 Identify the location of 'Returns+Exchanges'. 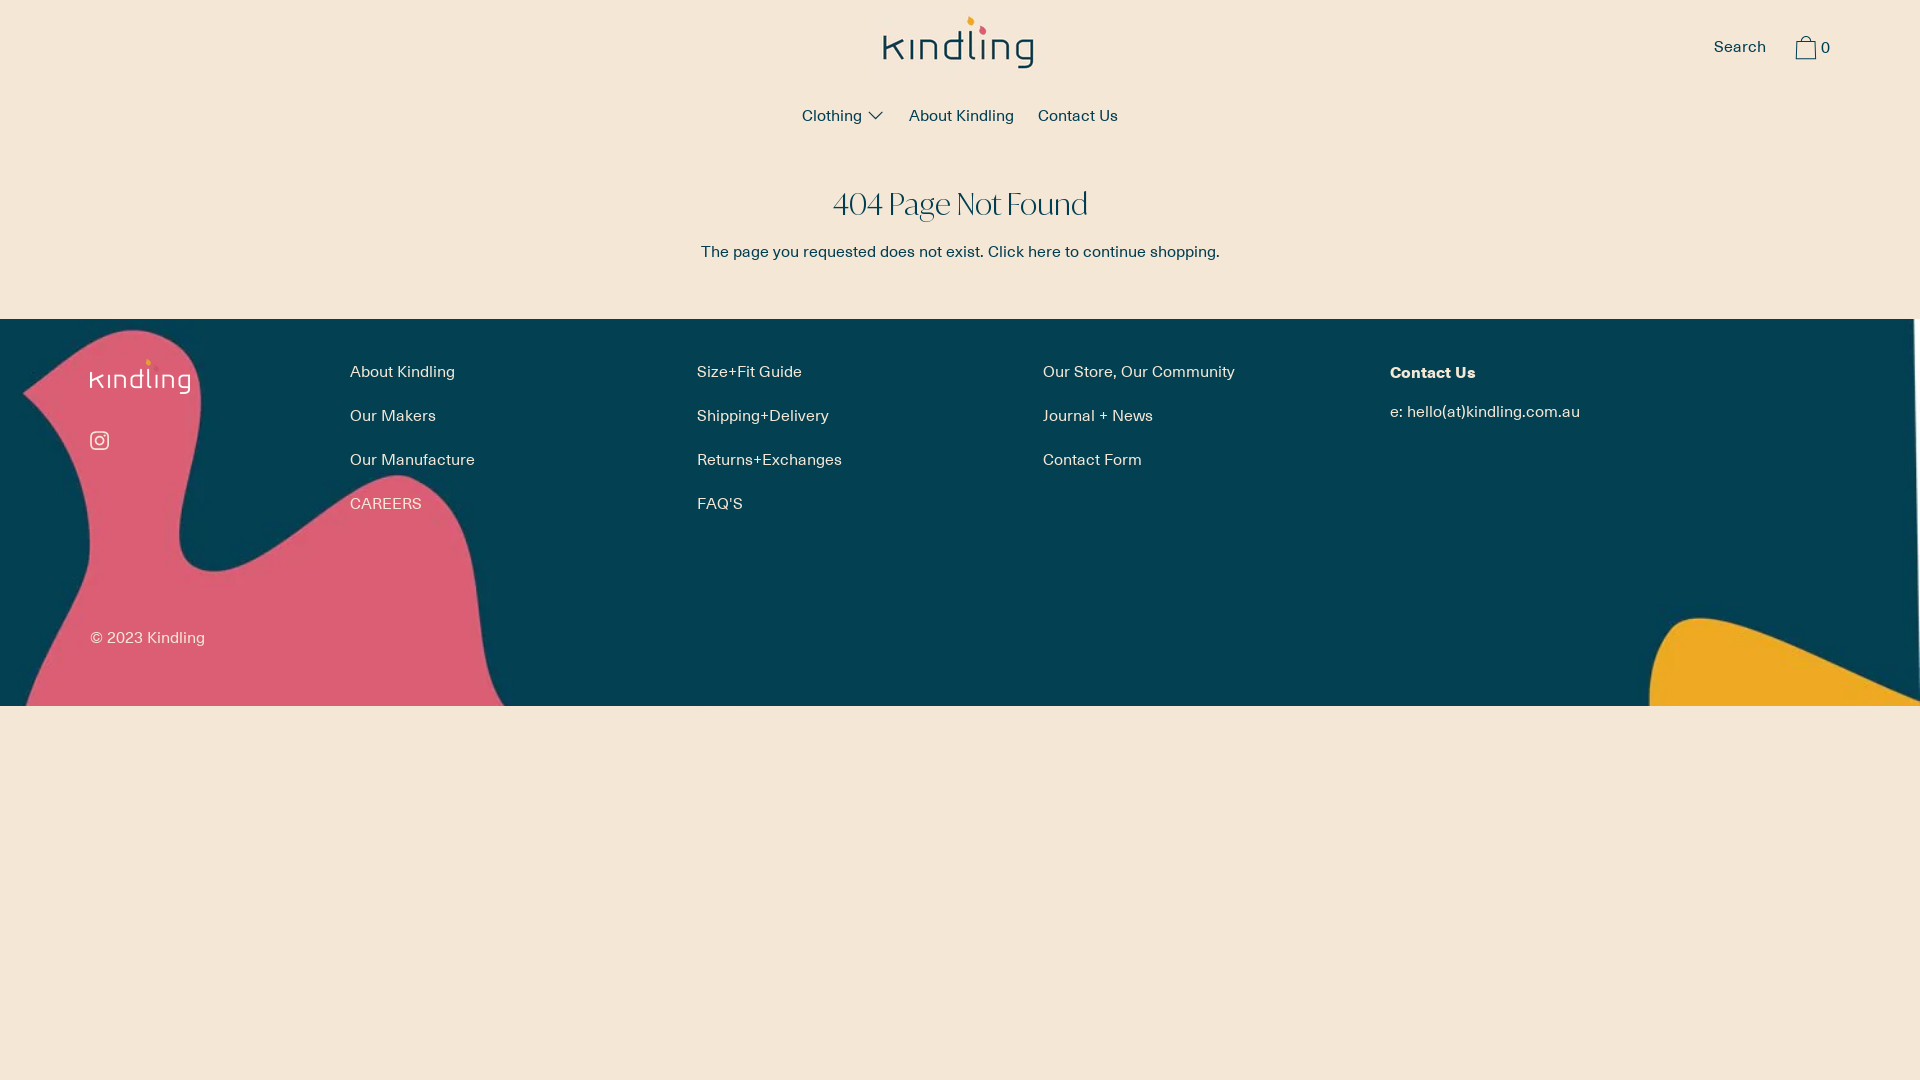
(768, 459).